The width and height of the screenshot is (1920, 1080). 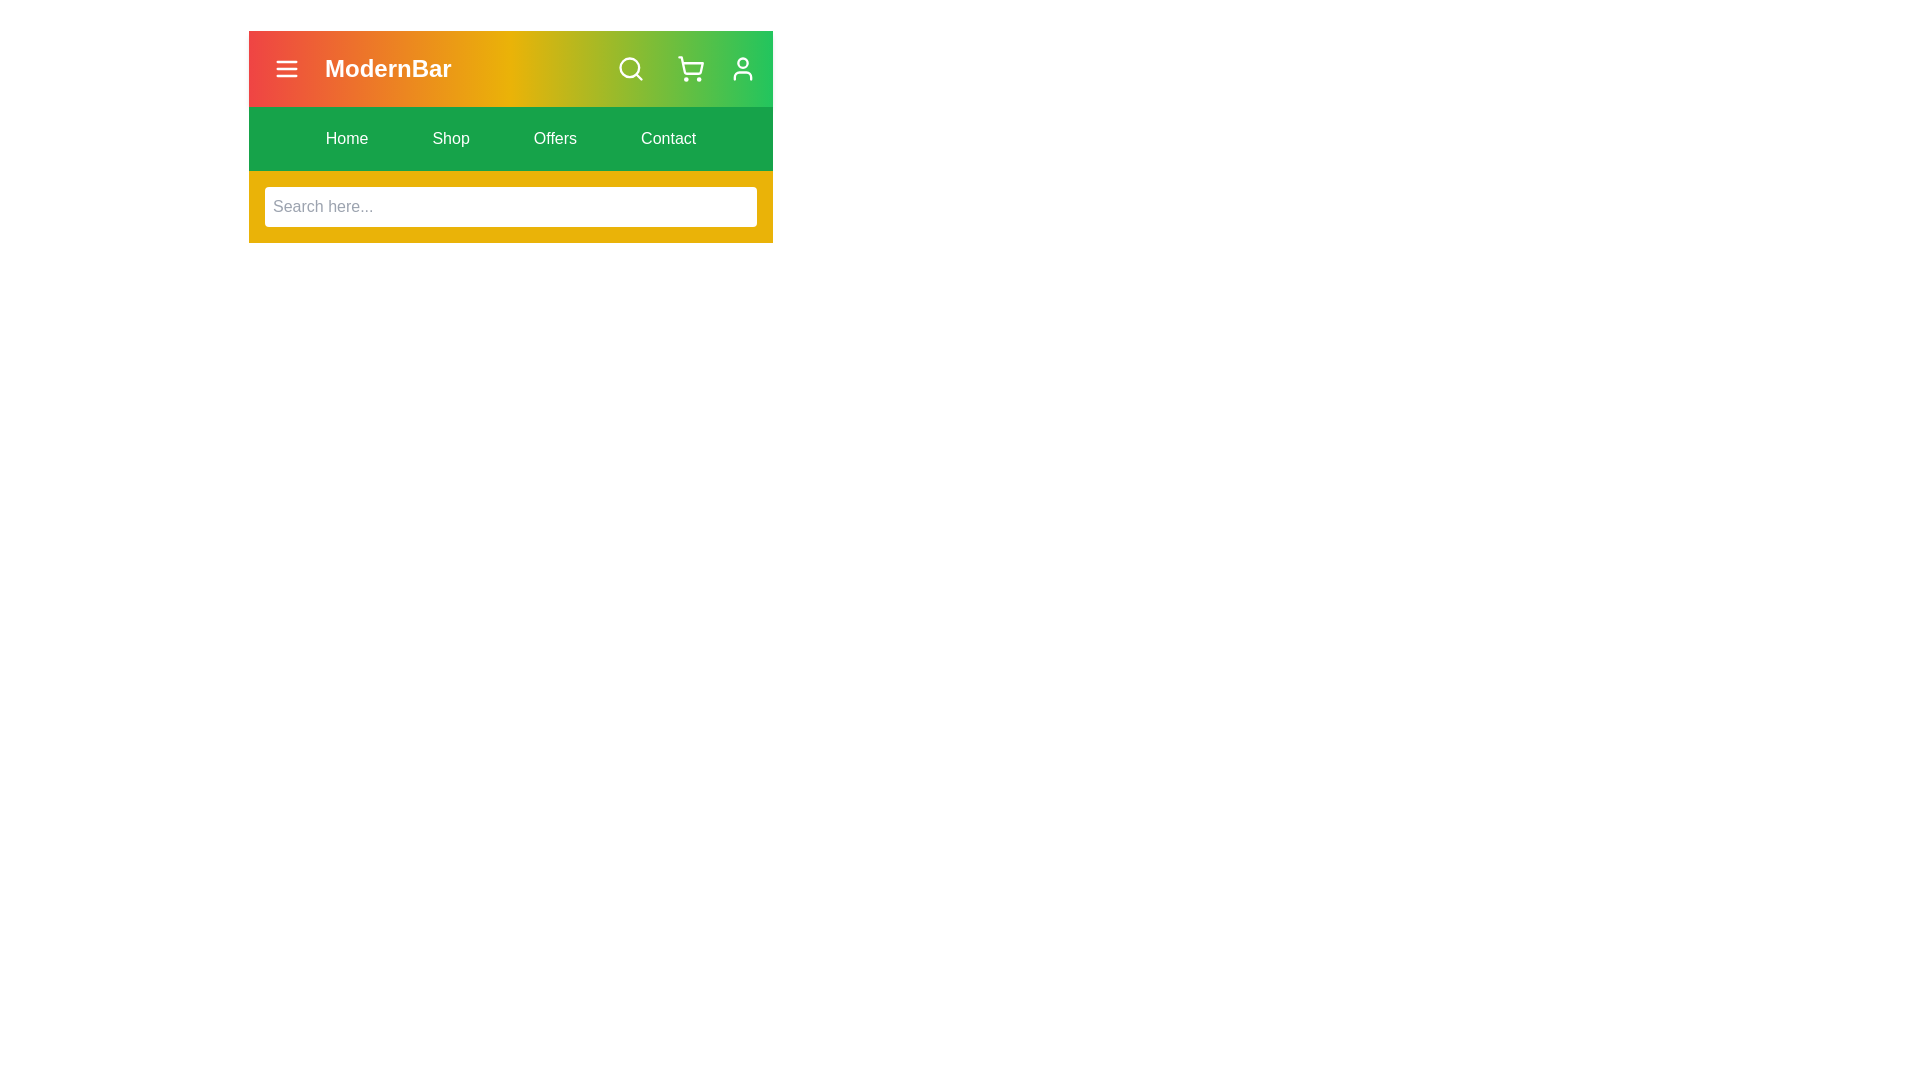 What do you see at coordinates (286, 68) in the screenshot?
I see `the menu icon to observe visual feedback` at bounding box center [286, 68].